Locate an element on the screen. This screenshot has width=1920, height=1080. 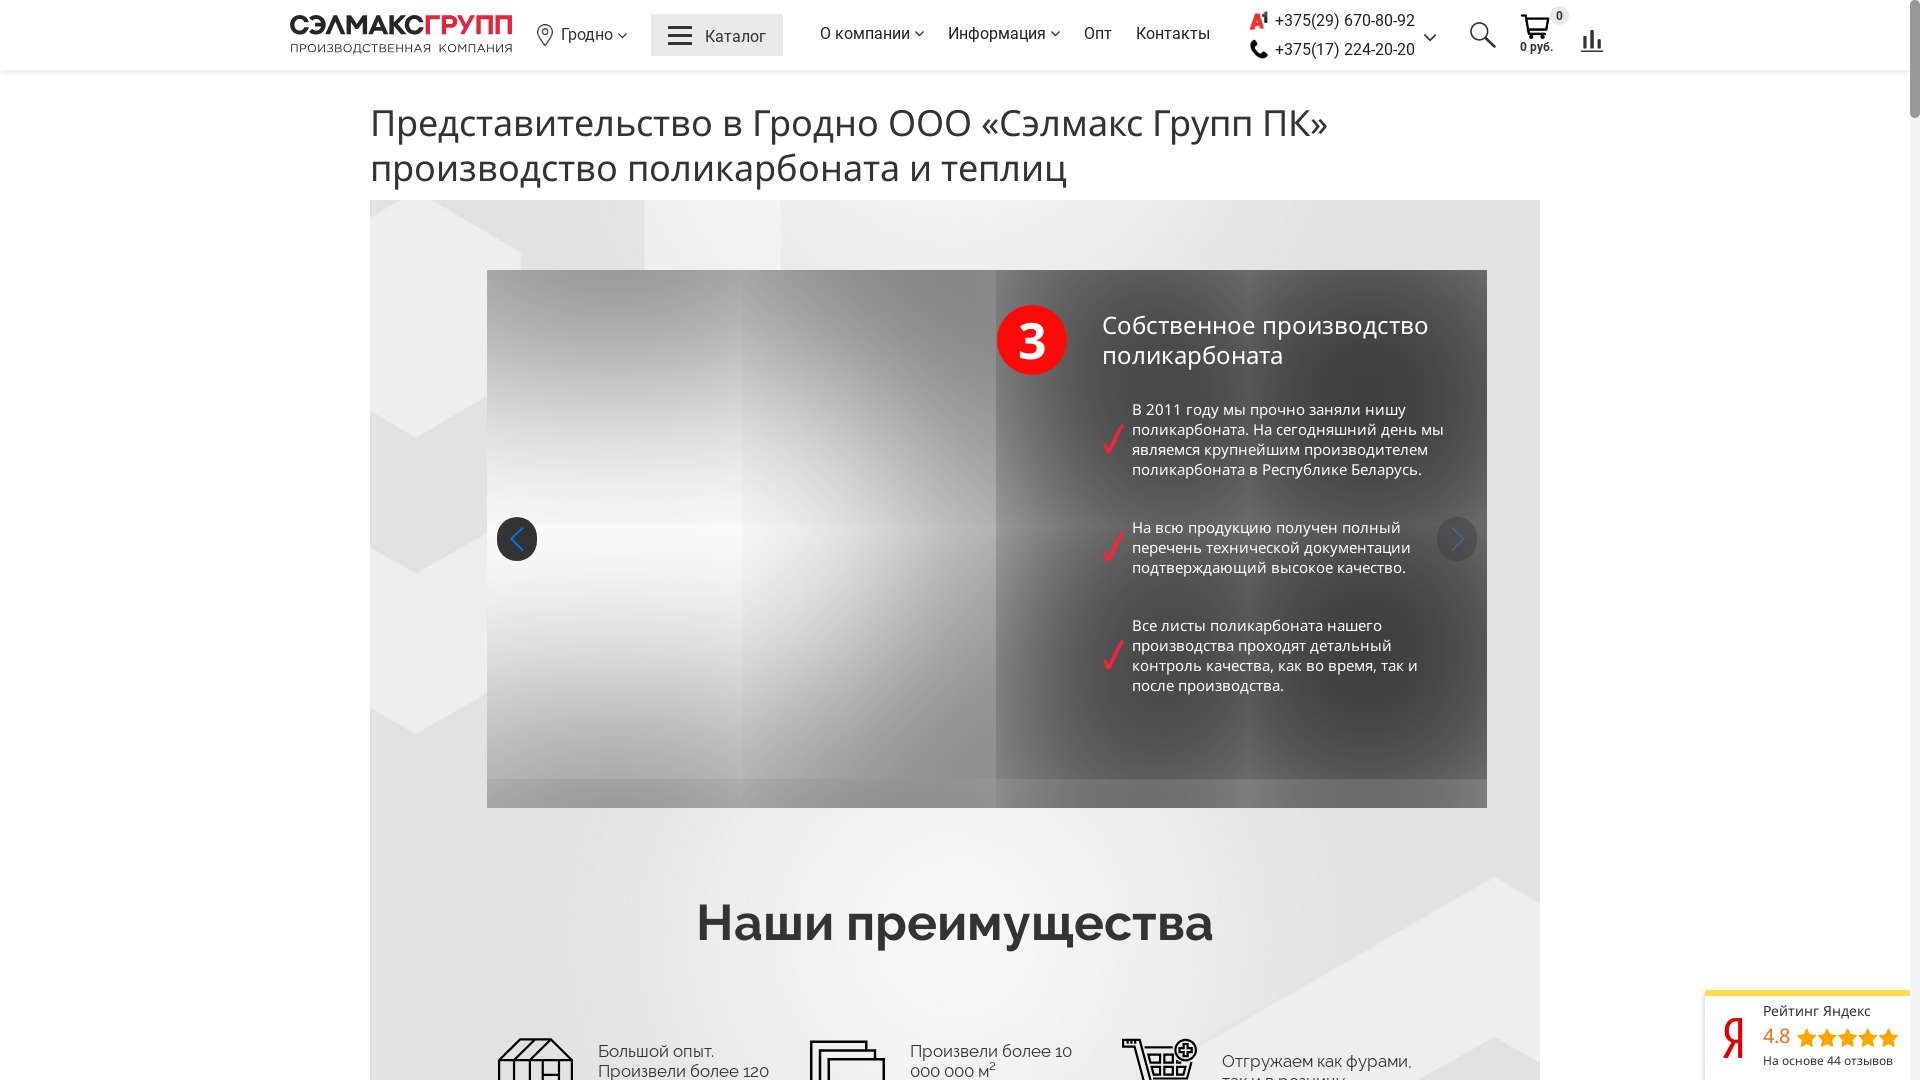
'+375(17) 224-20-20' is located at coordinates (1344, 48).